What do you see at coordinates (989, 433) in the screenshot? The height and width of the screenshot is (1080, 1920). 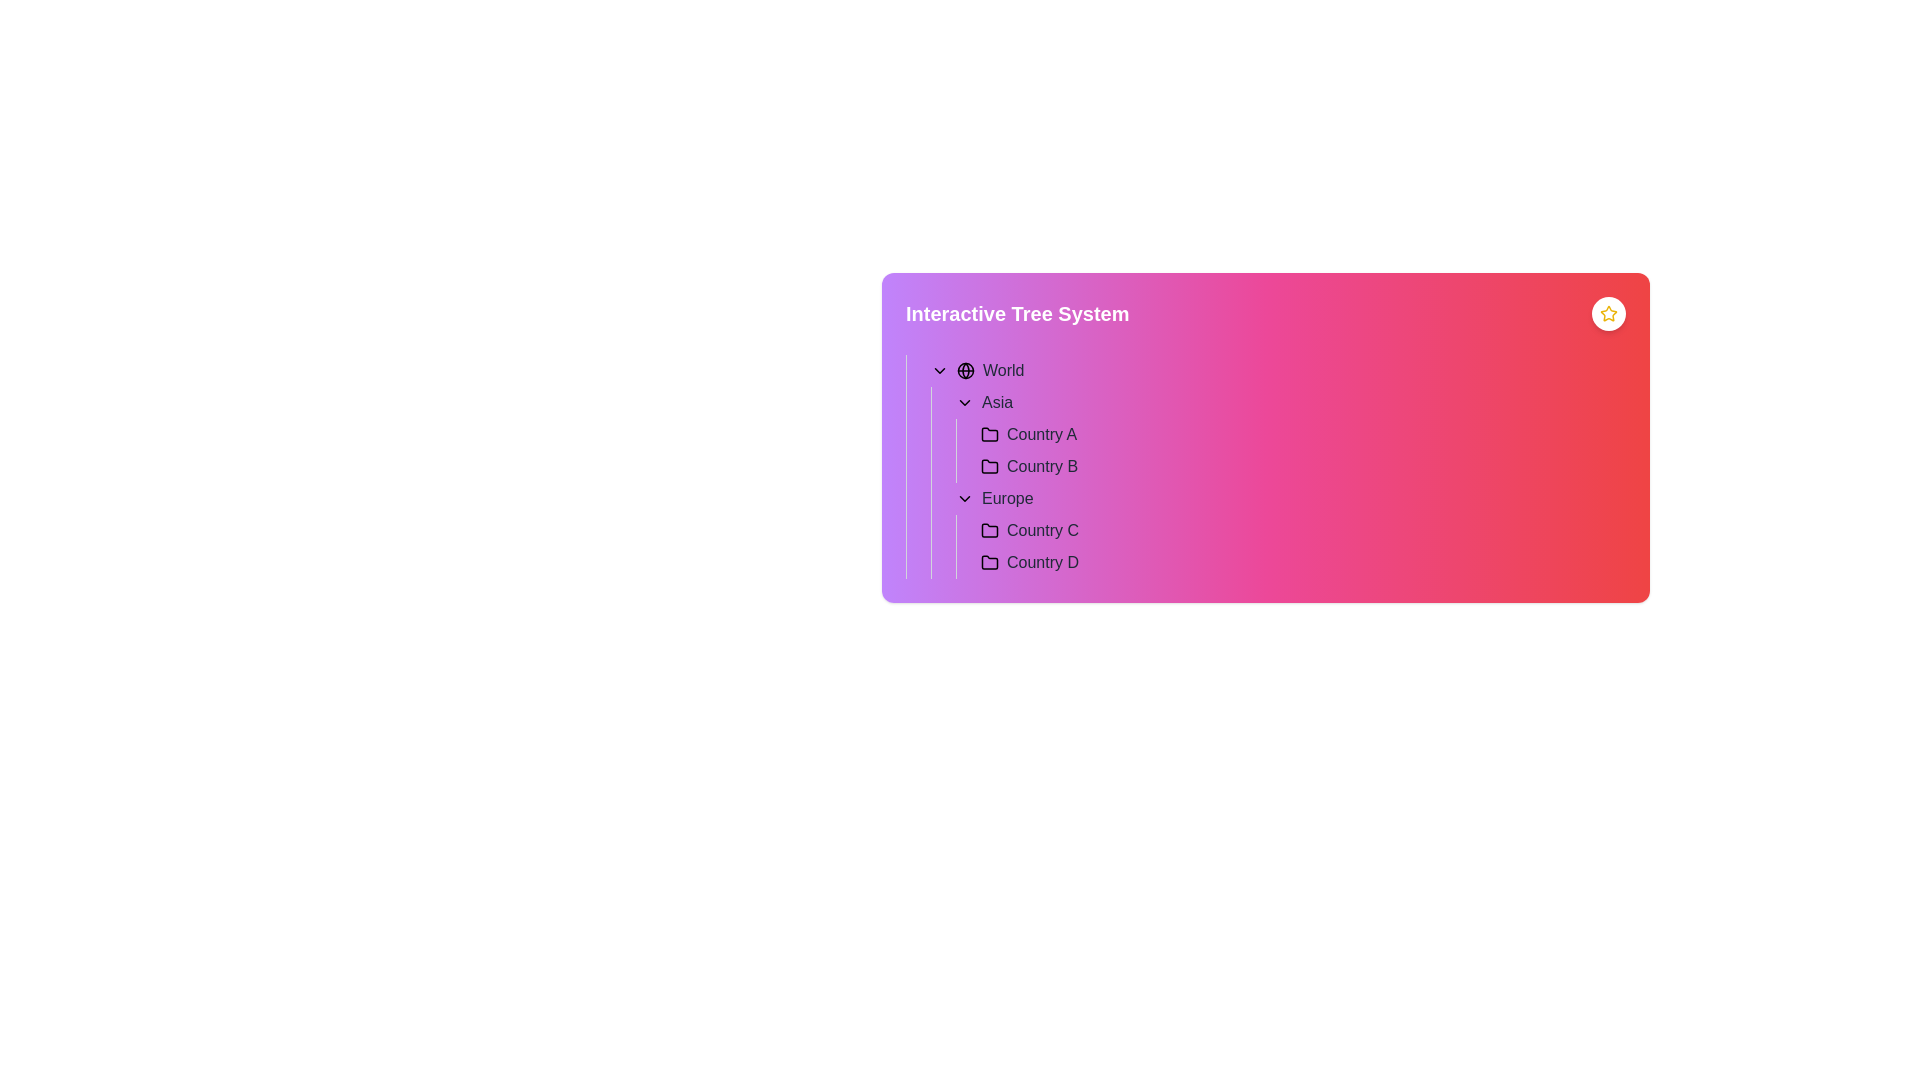 I see `the folder icon representing 'Country A' under the 'Asia' category to expand or collapse it` at bounding box center [989, 433].